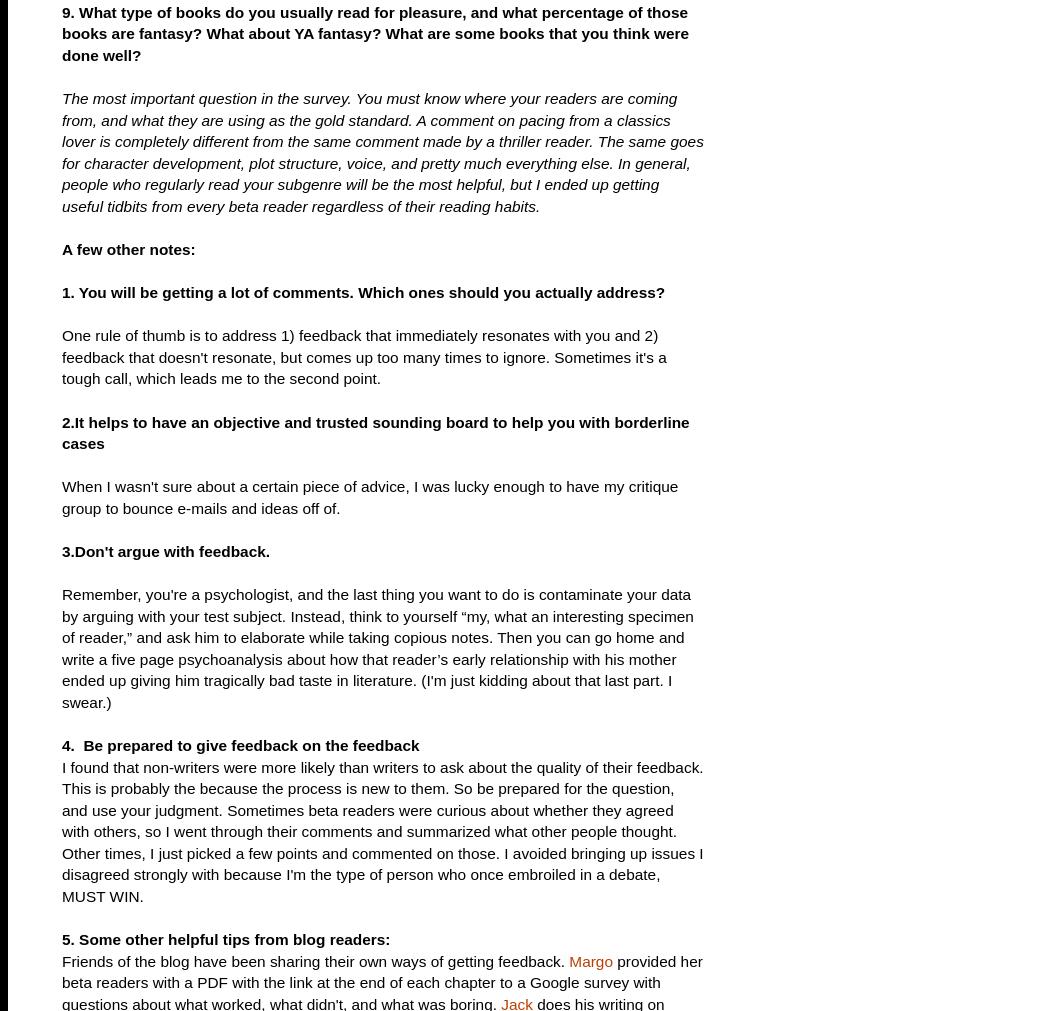 The image size is (1058, 1011). I want to click on 'Remember, you're a psychologist, and the last thing you want to do is contaminate your data by arguing with your test subject. Instead, think to yourself “my, what an interesting specimen of reader,” and ask him to elaborate while taking copious notes. Then  you can go home and write a five page psychoanalysis about how that reader’s early relationship with his mother ended up giving him tragically bad taste in literature. (I'm just kidding about that last part. I swear.)', so click(377, 647).